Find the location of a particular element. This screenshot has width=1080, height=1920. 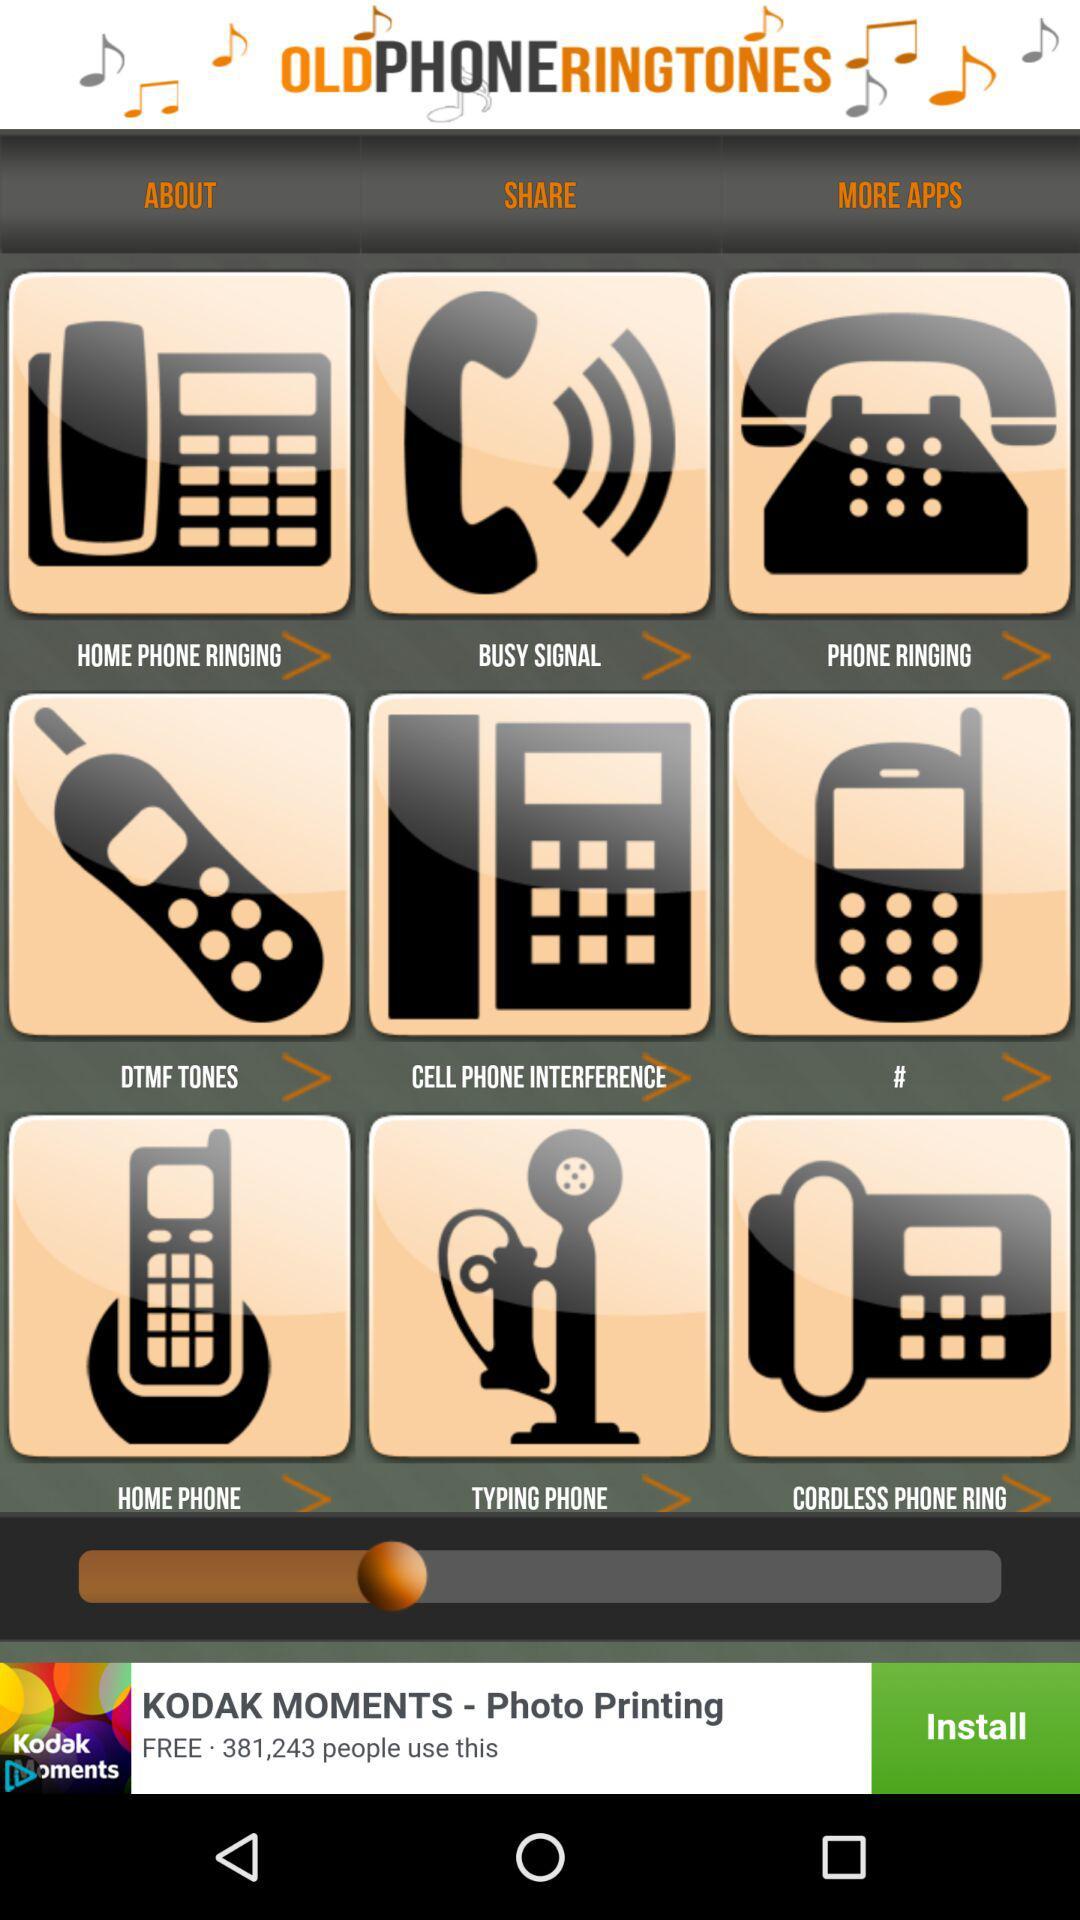

ringtone selection is located at coordinates (178, 865).